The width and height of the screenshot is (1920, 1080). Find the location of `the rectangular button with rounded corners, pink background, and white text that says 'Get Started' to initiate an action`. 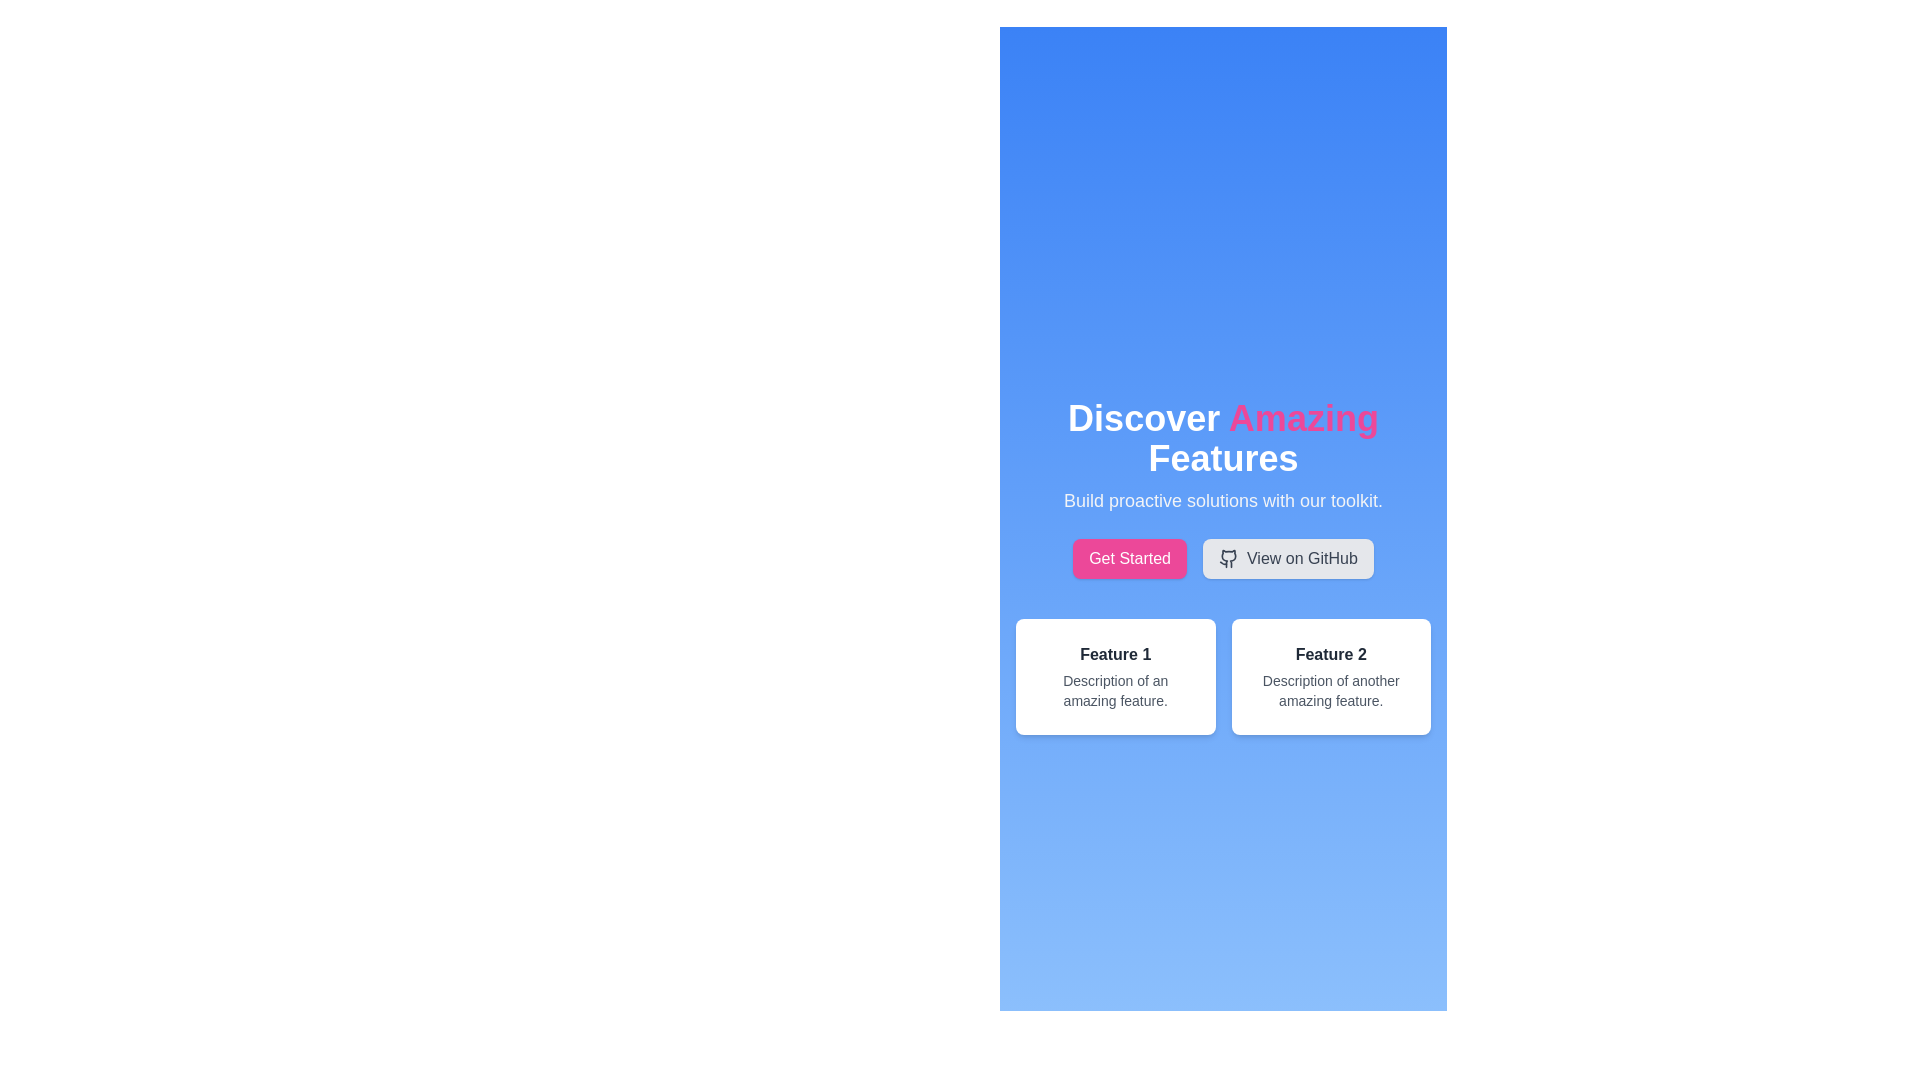

the rectangular button with rounded corners, pink background, and white text that says 'Get Started' to initiate an action is located at coordinates (1129, 559).